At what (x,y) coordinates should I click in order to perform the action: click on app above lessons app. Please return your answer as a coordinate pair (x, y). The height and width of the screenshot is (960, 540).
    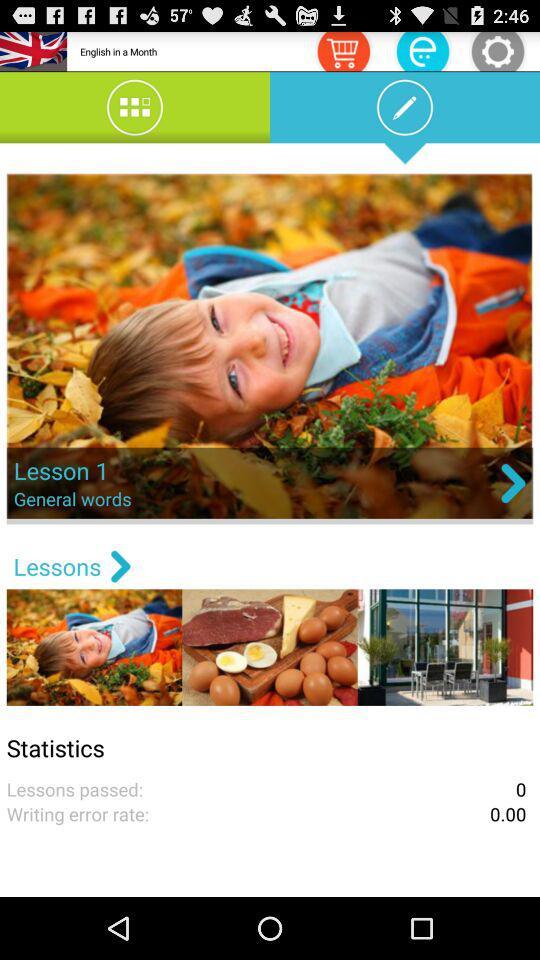
    Looking at the image, I should click on (270, 348).